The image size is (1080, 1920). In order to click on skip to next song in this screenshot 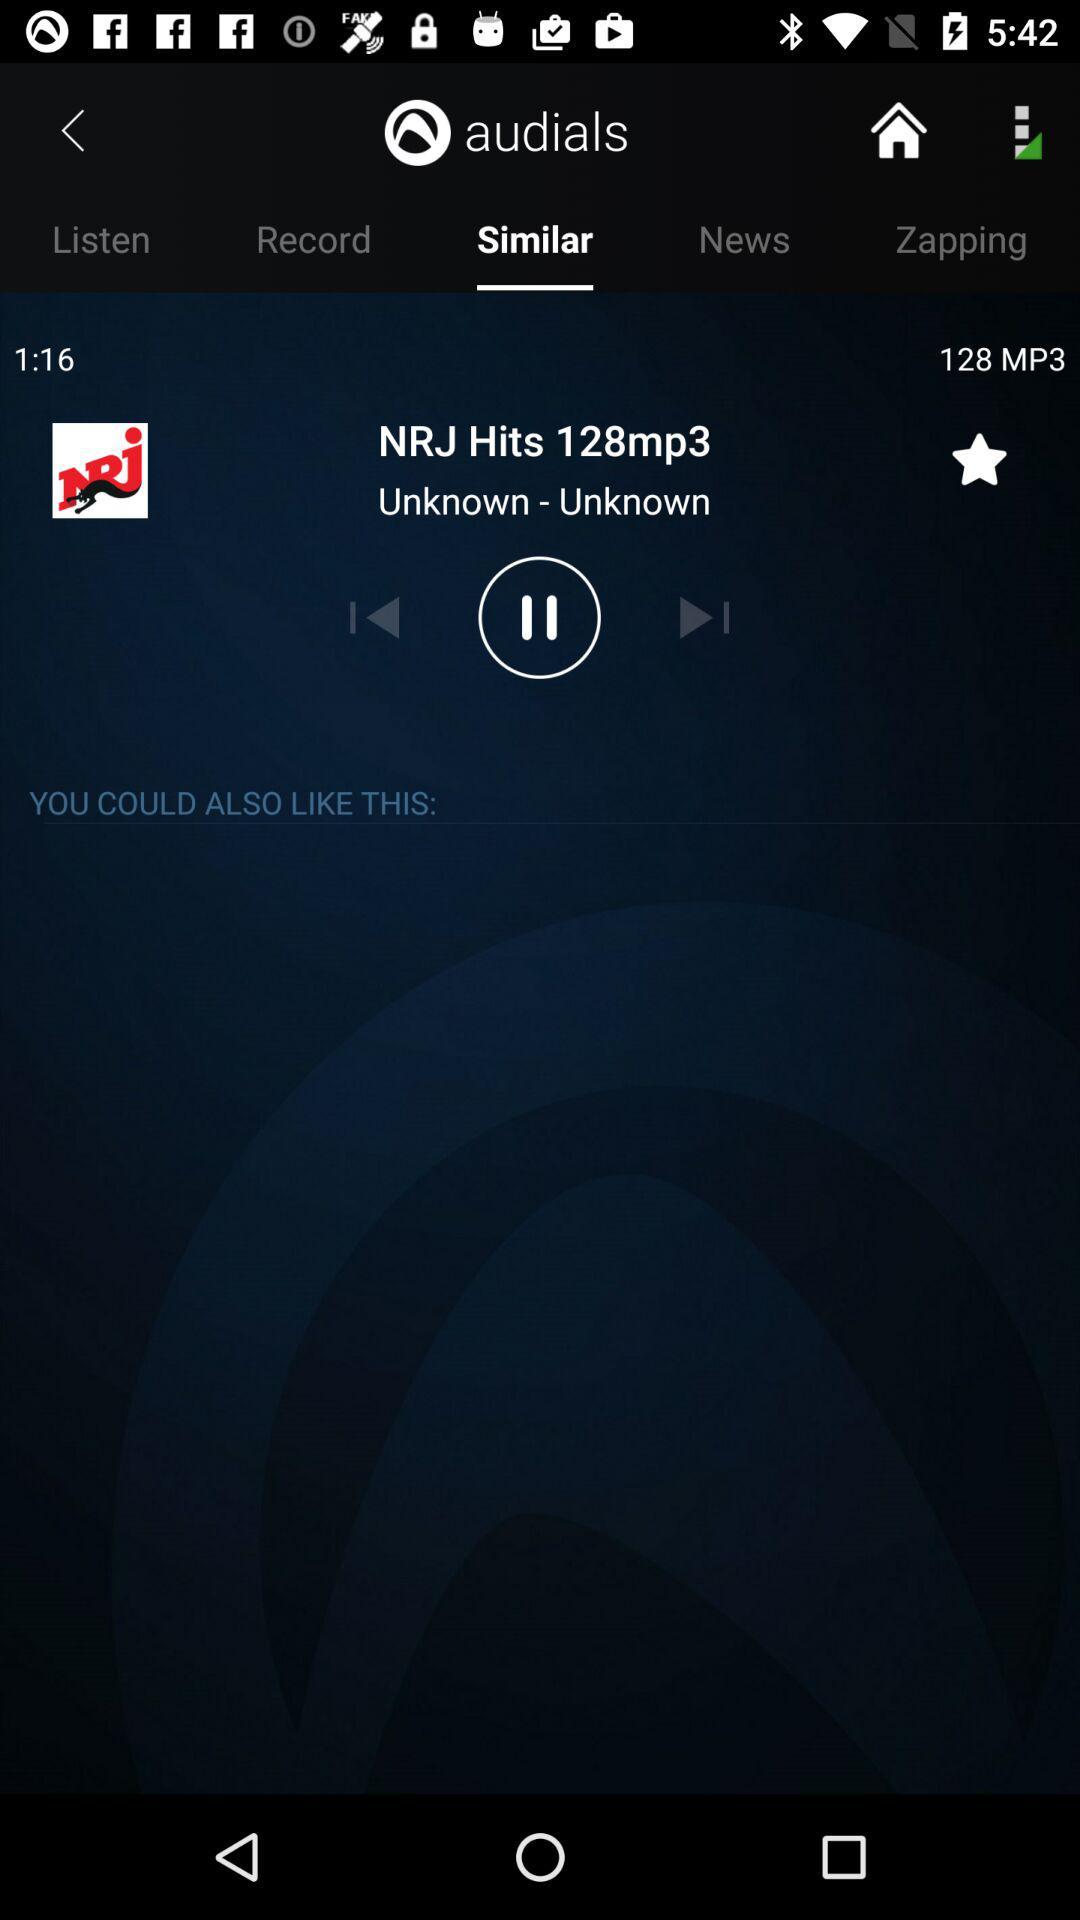, I will do `click(703, 616)`.